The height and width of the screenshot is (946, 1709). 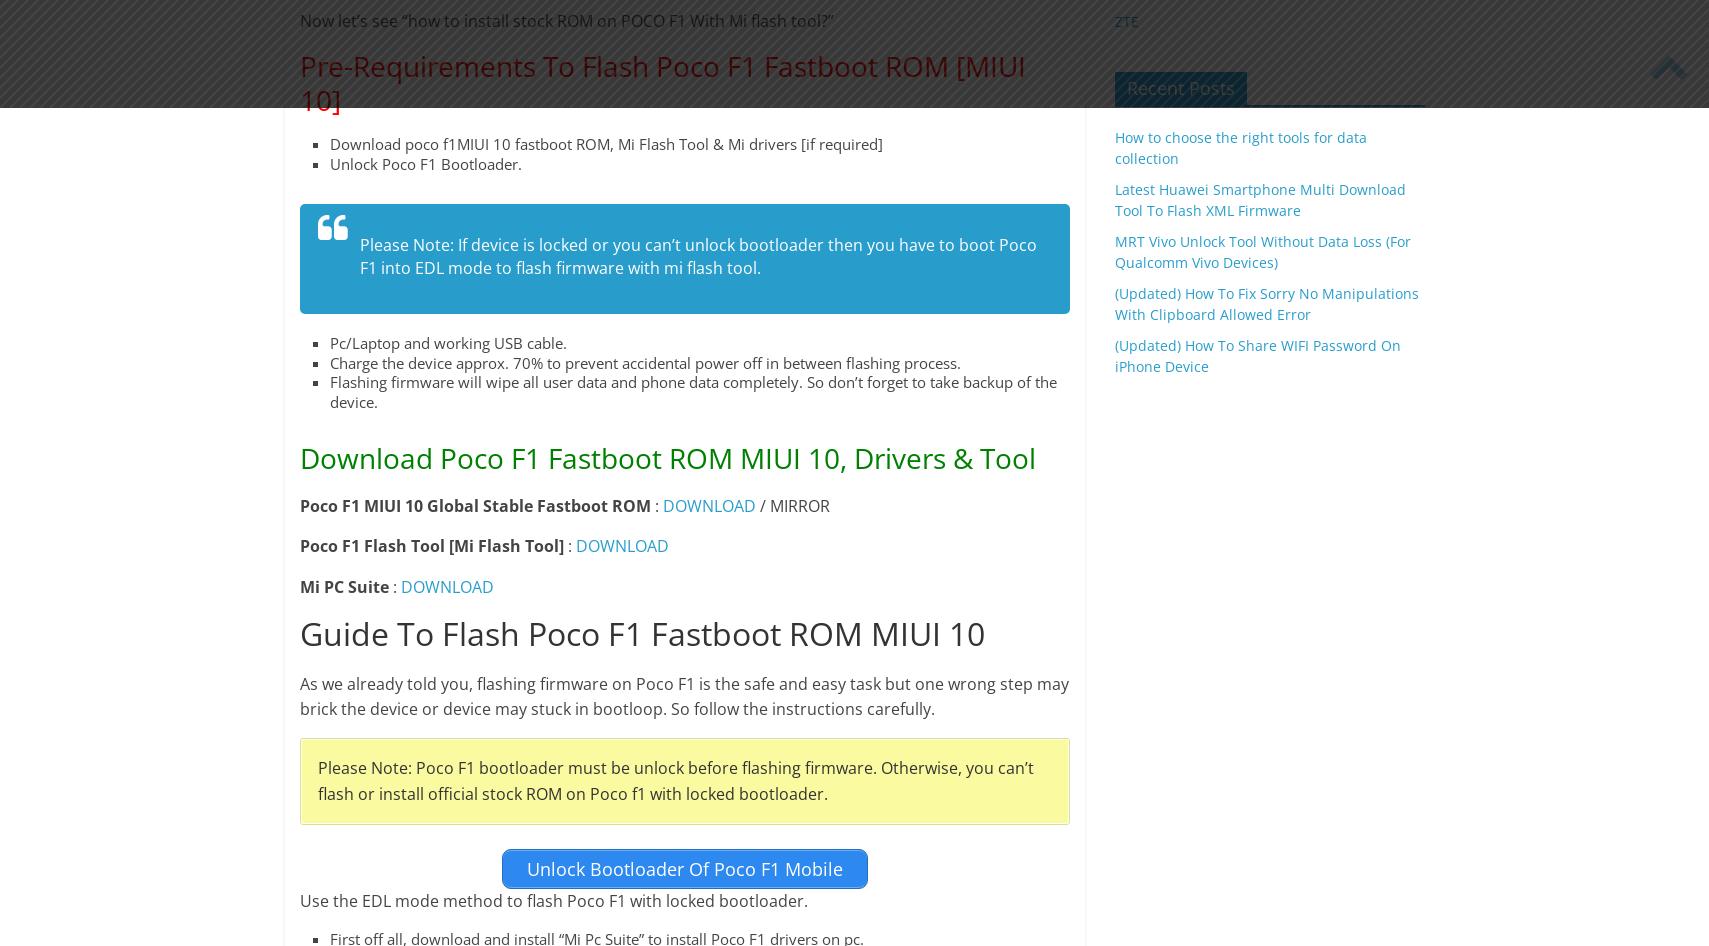 What do you see at coordinates (446, 343) in the screenshot?
I see `'Pc/Laptop and working USB cable.'` at bounding box center [446, 343].